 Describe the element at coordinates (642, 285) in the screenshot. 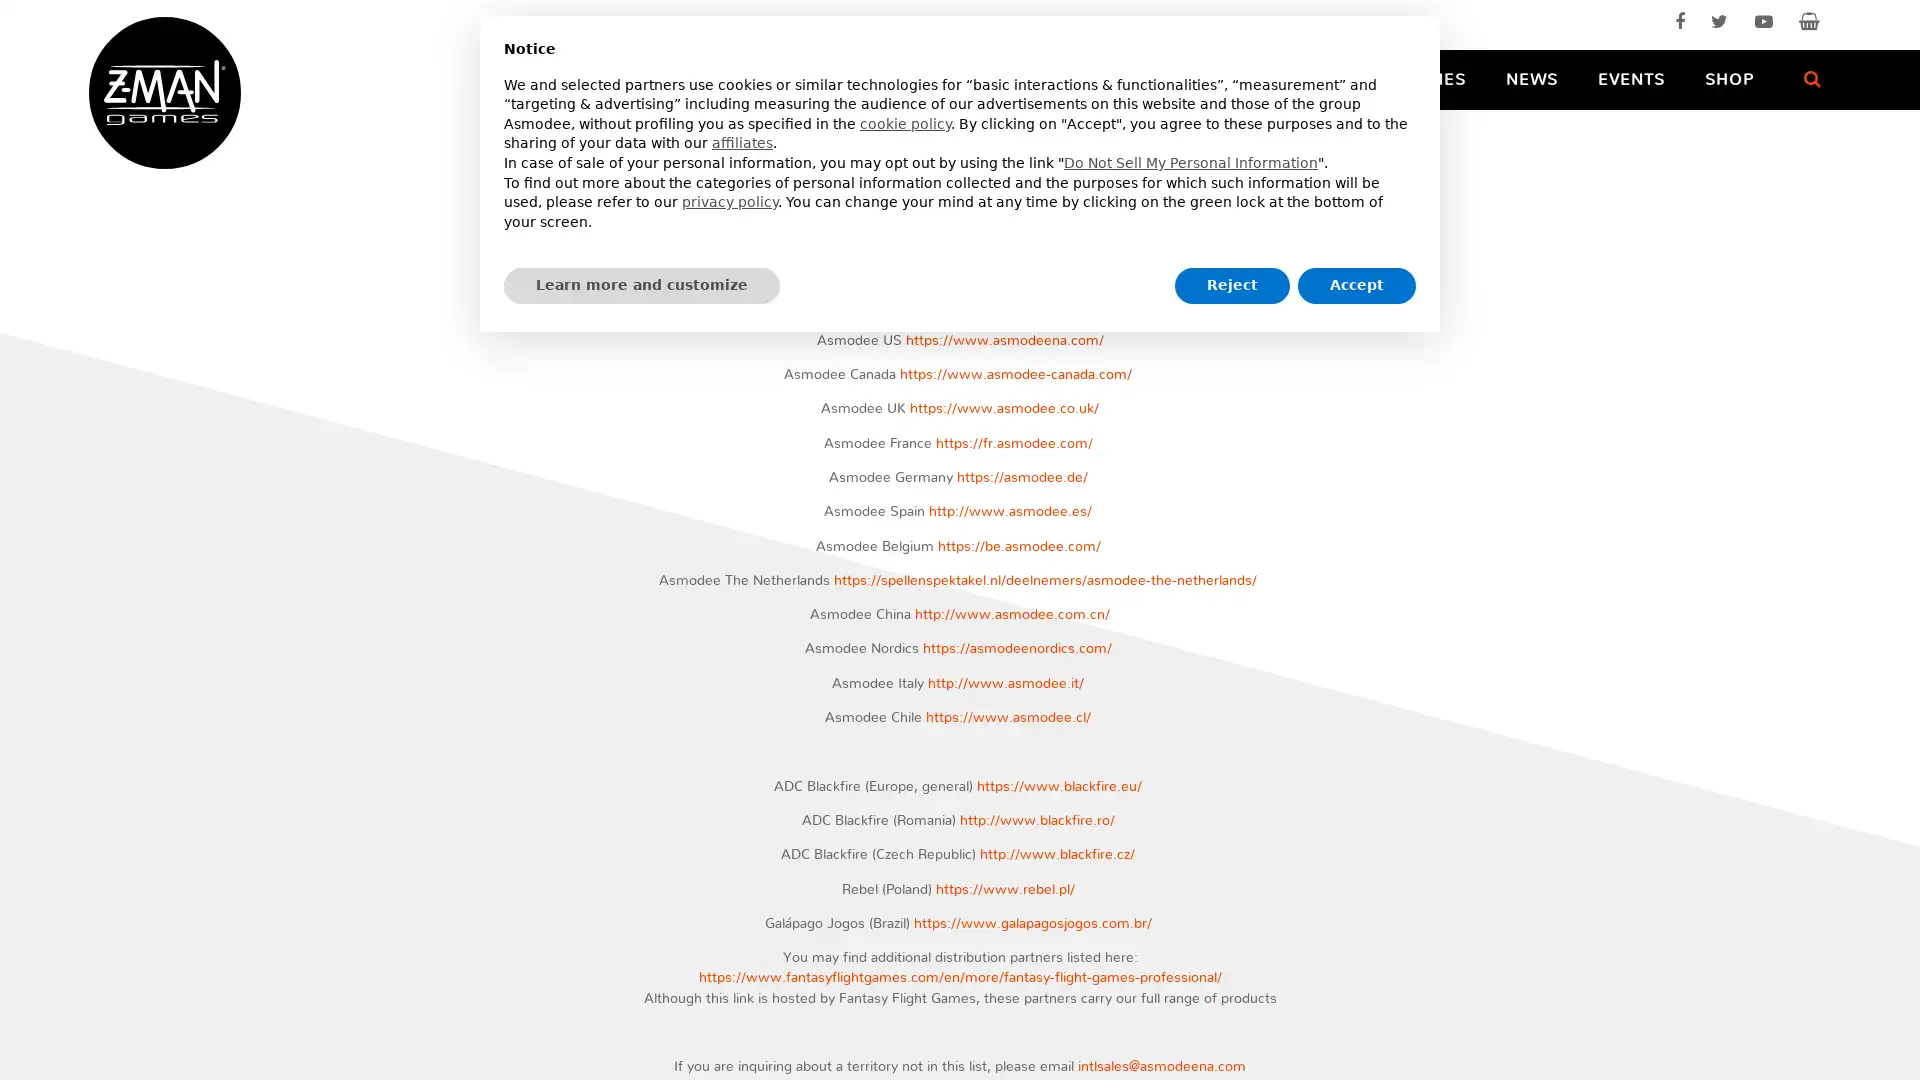

I see `Learn more and customize` at that location.